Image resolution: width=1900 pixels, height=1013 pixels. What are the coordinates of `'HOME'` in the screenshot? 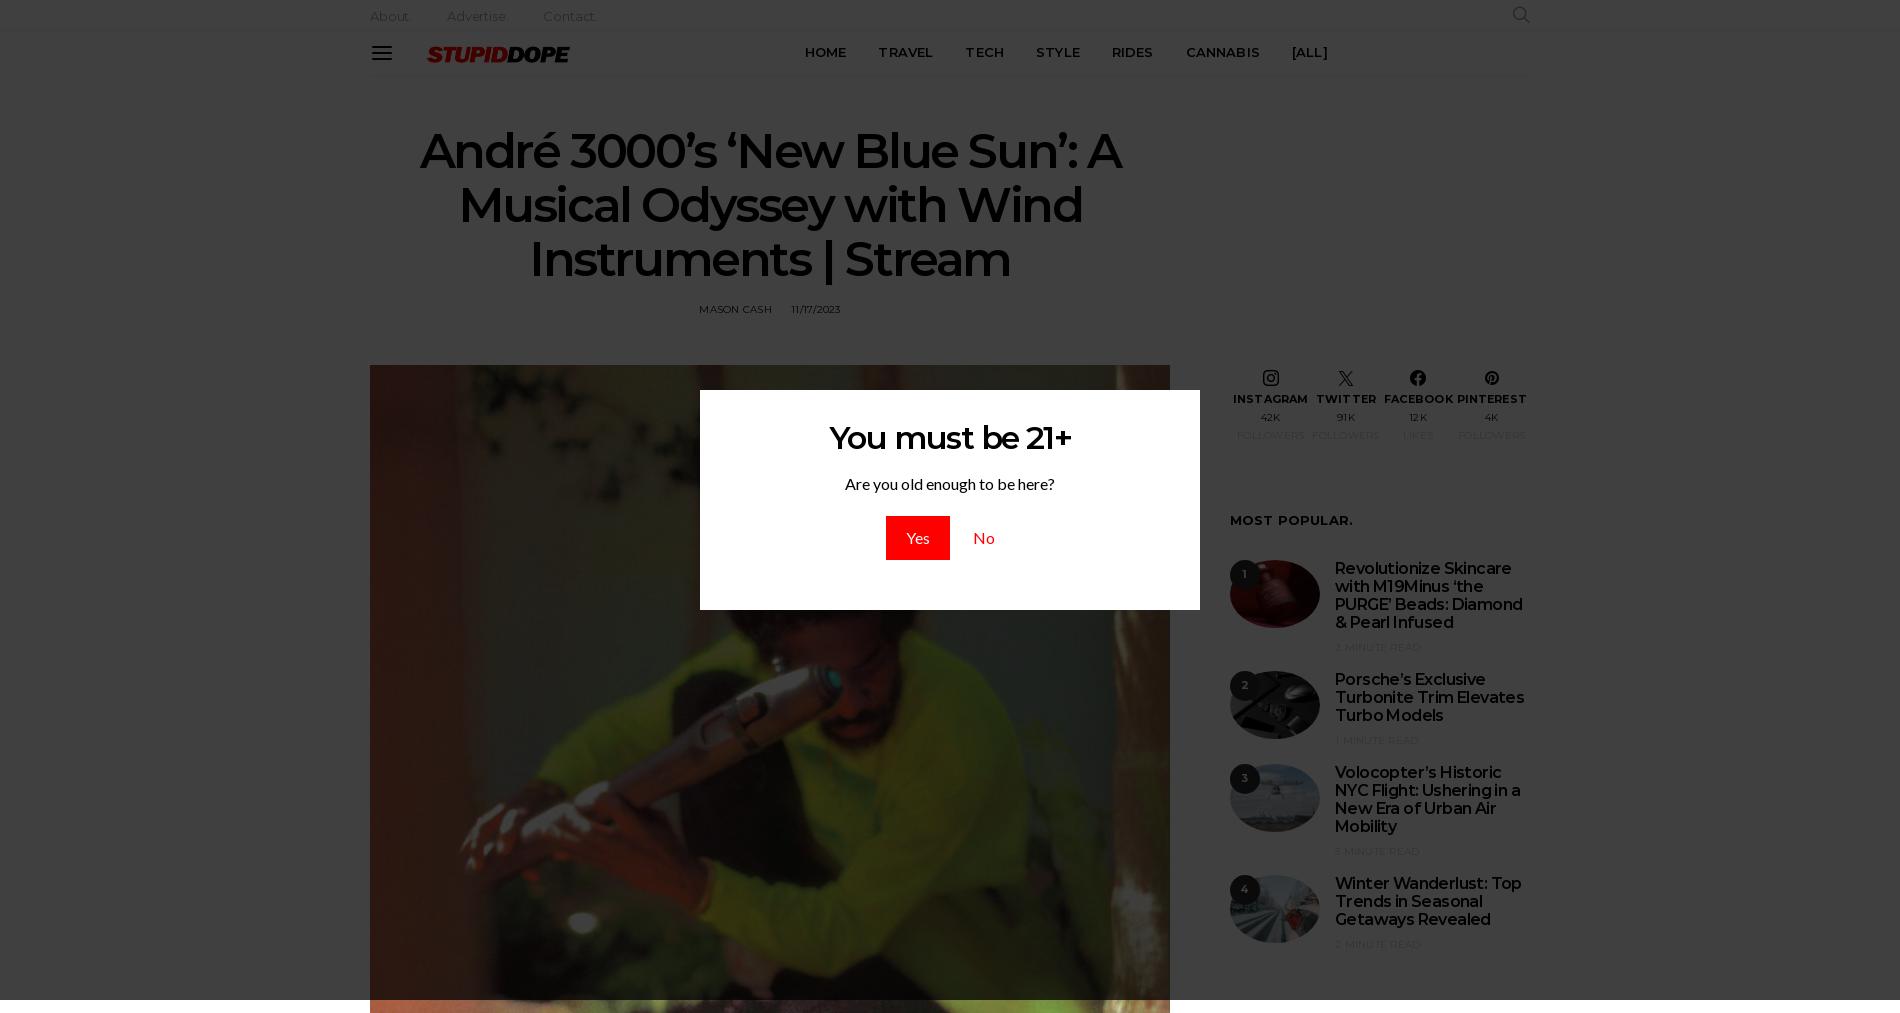 It's located at (823, 50).